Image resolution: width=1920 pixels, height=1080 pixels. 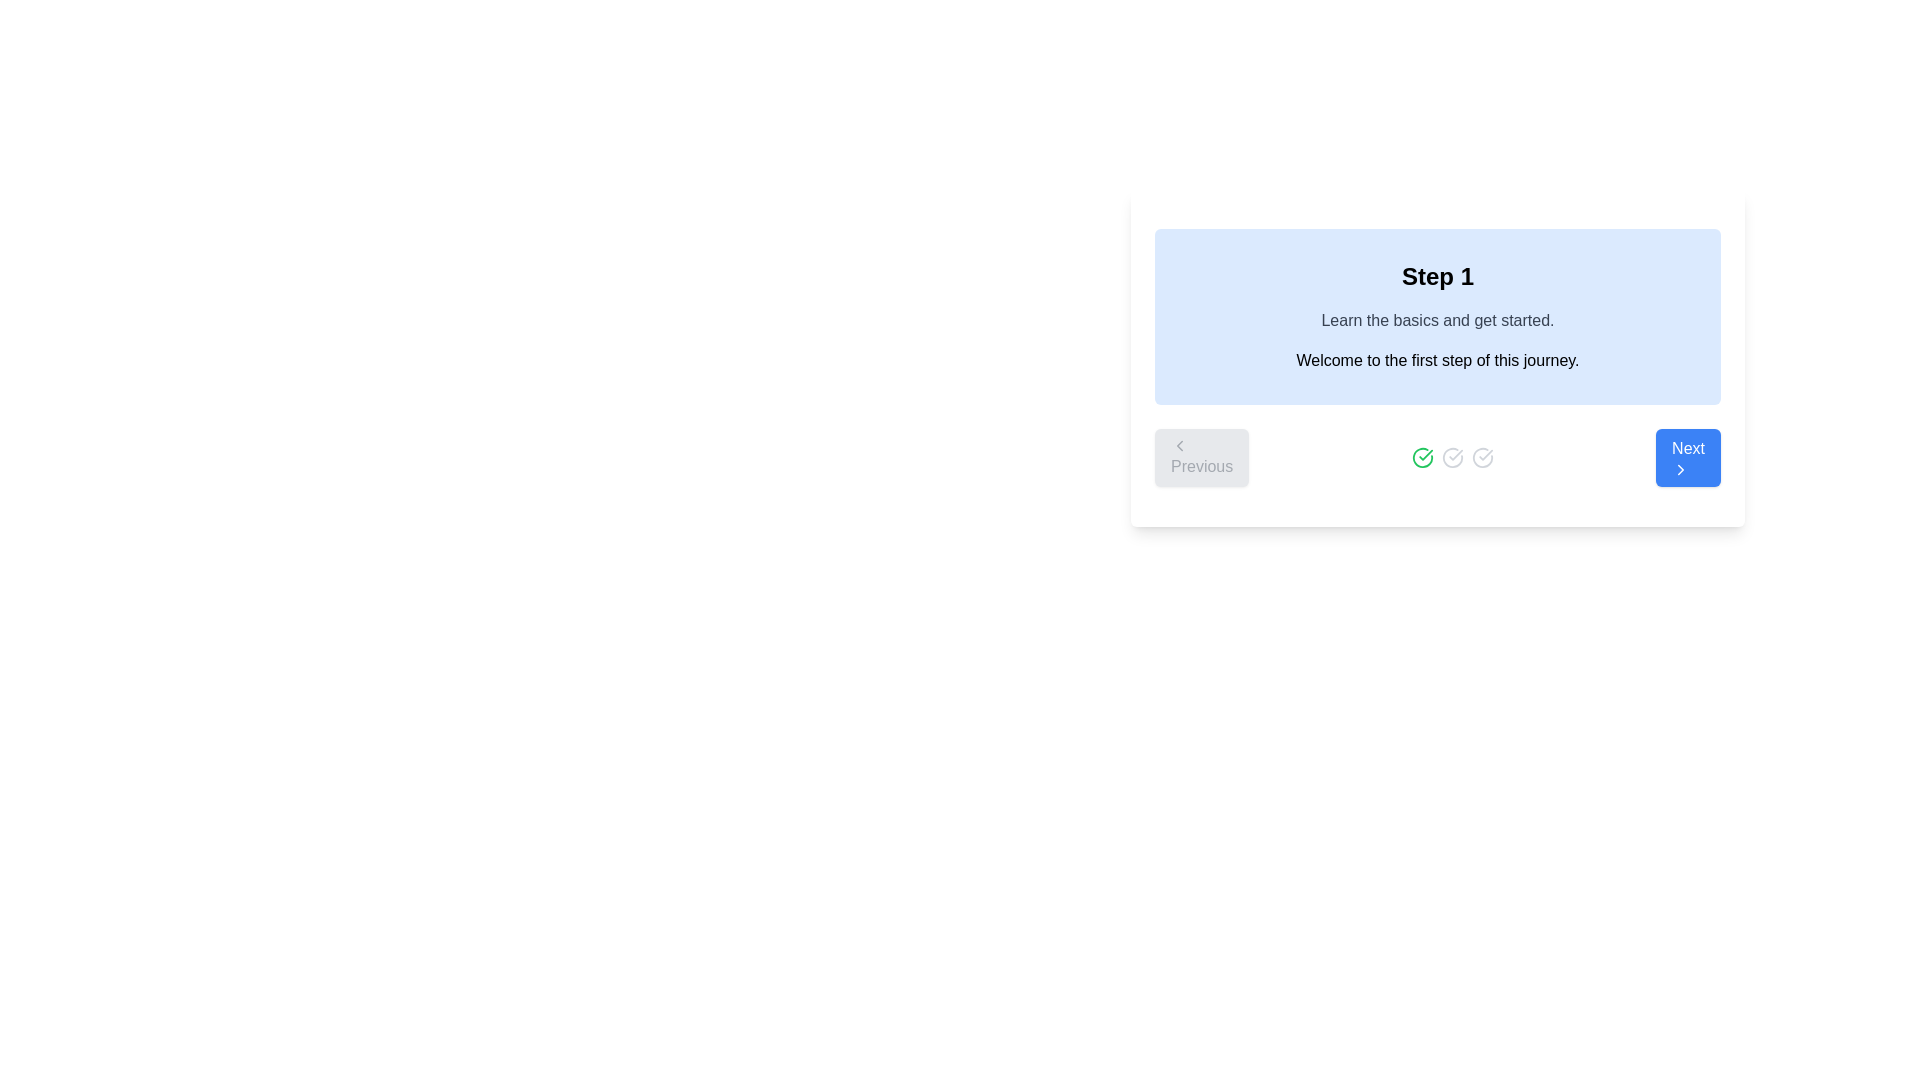 I want to click on the 'Previous' button, which is a rectangular button with slightly rounded corners, a gray background, and the text label 'Previous' in gray font, located at the bottom left of the interface, so click(x=1201, y=458).